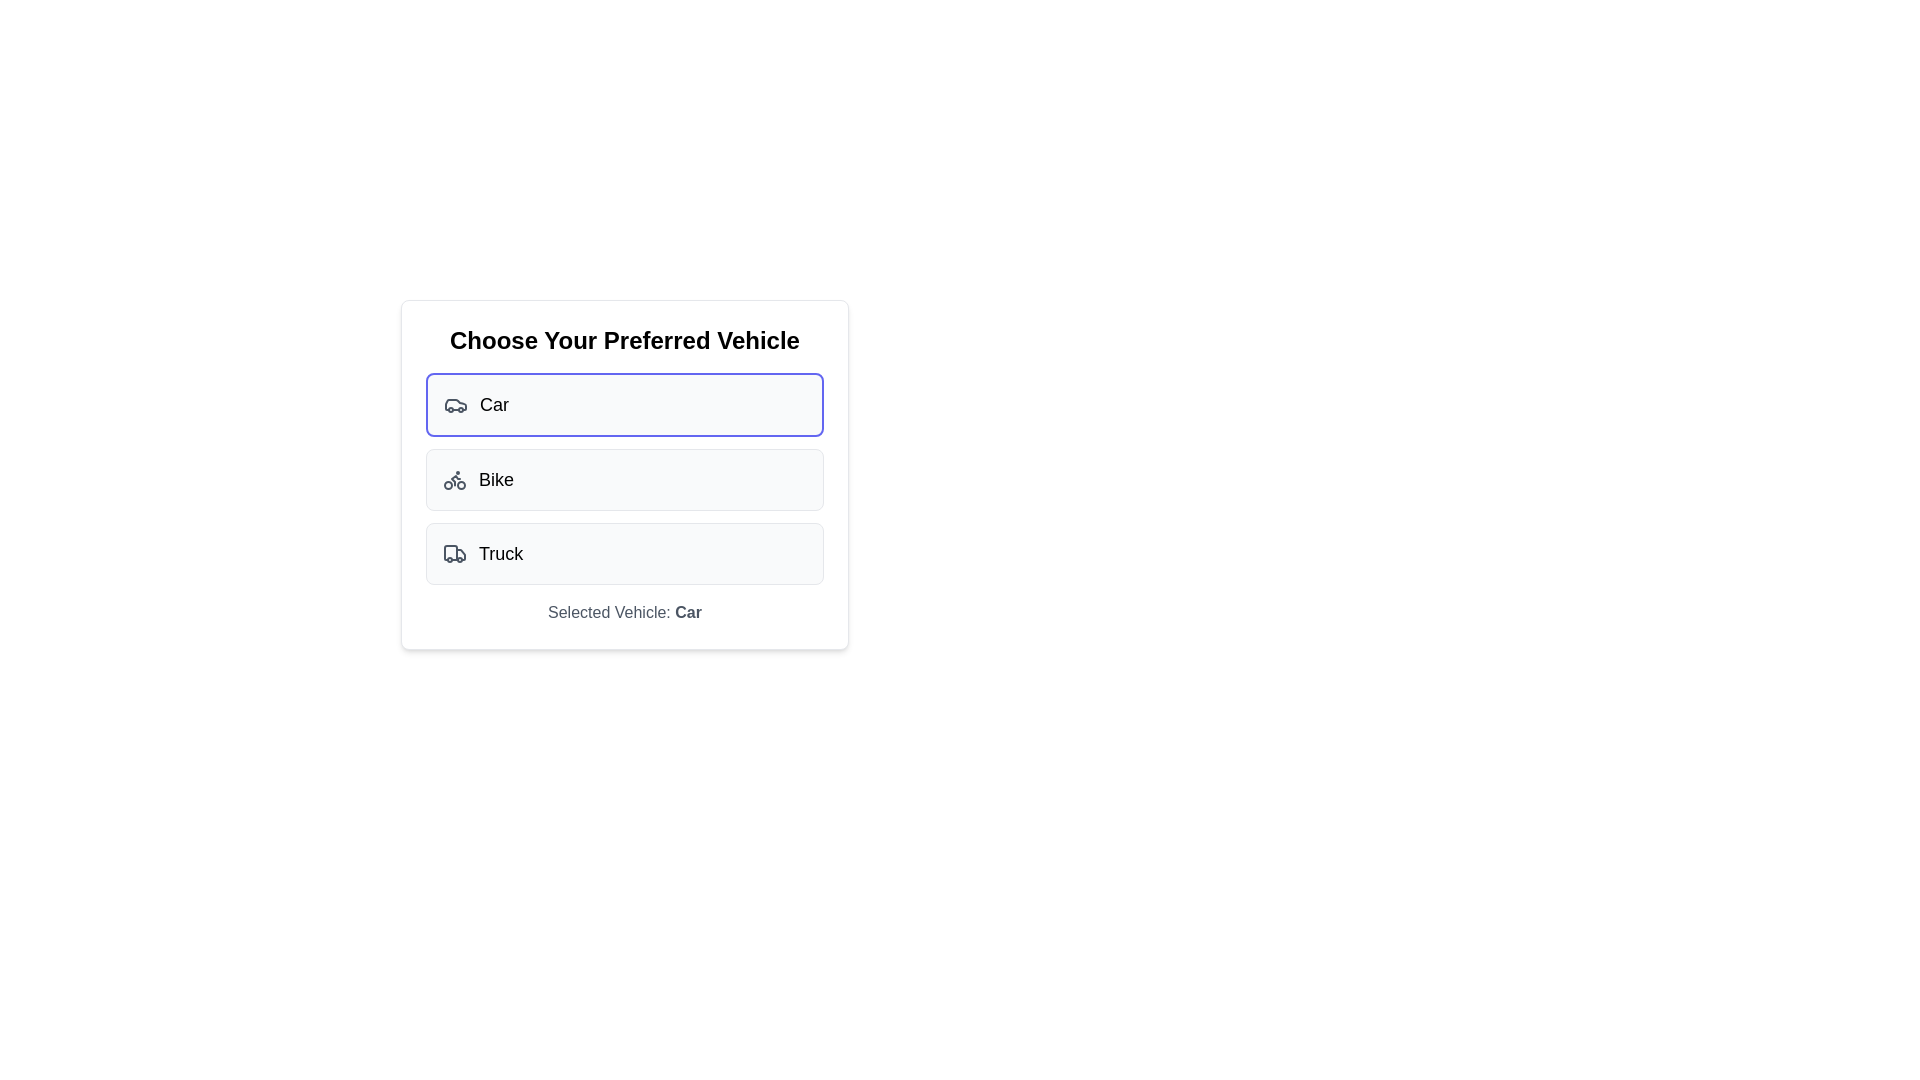  I want to click on the text label displaying the word 'Bike' in a bold font, located in the second option of a vertical selection menu, so click(496, 479).